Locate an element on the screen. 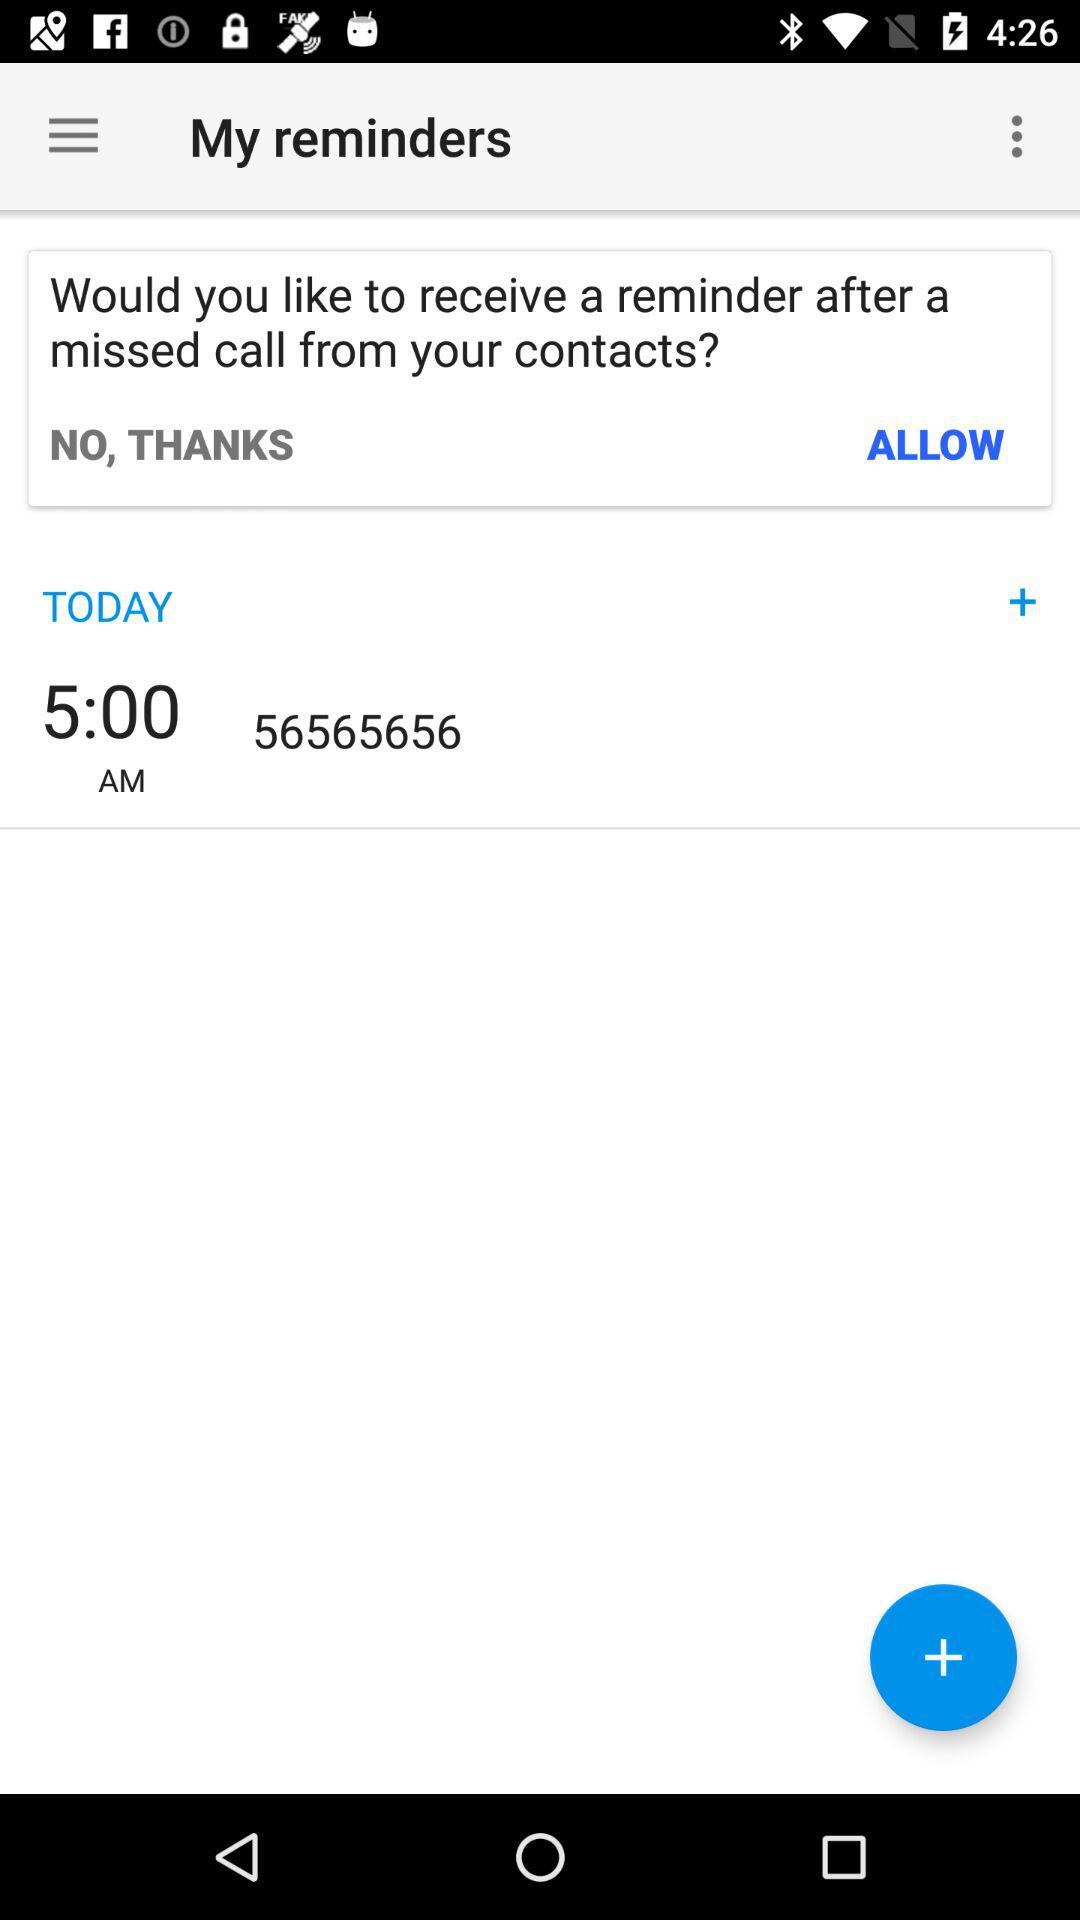 The height and width of the screenshot is (1920, 1080). allow is located at coordinates (936, 442).